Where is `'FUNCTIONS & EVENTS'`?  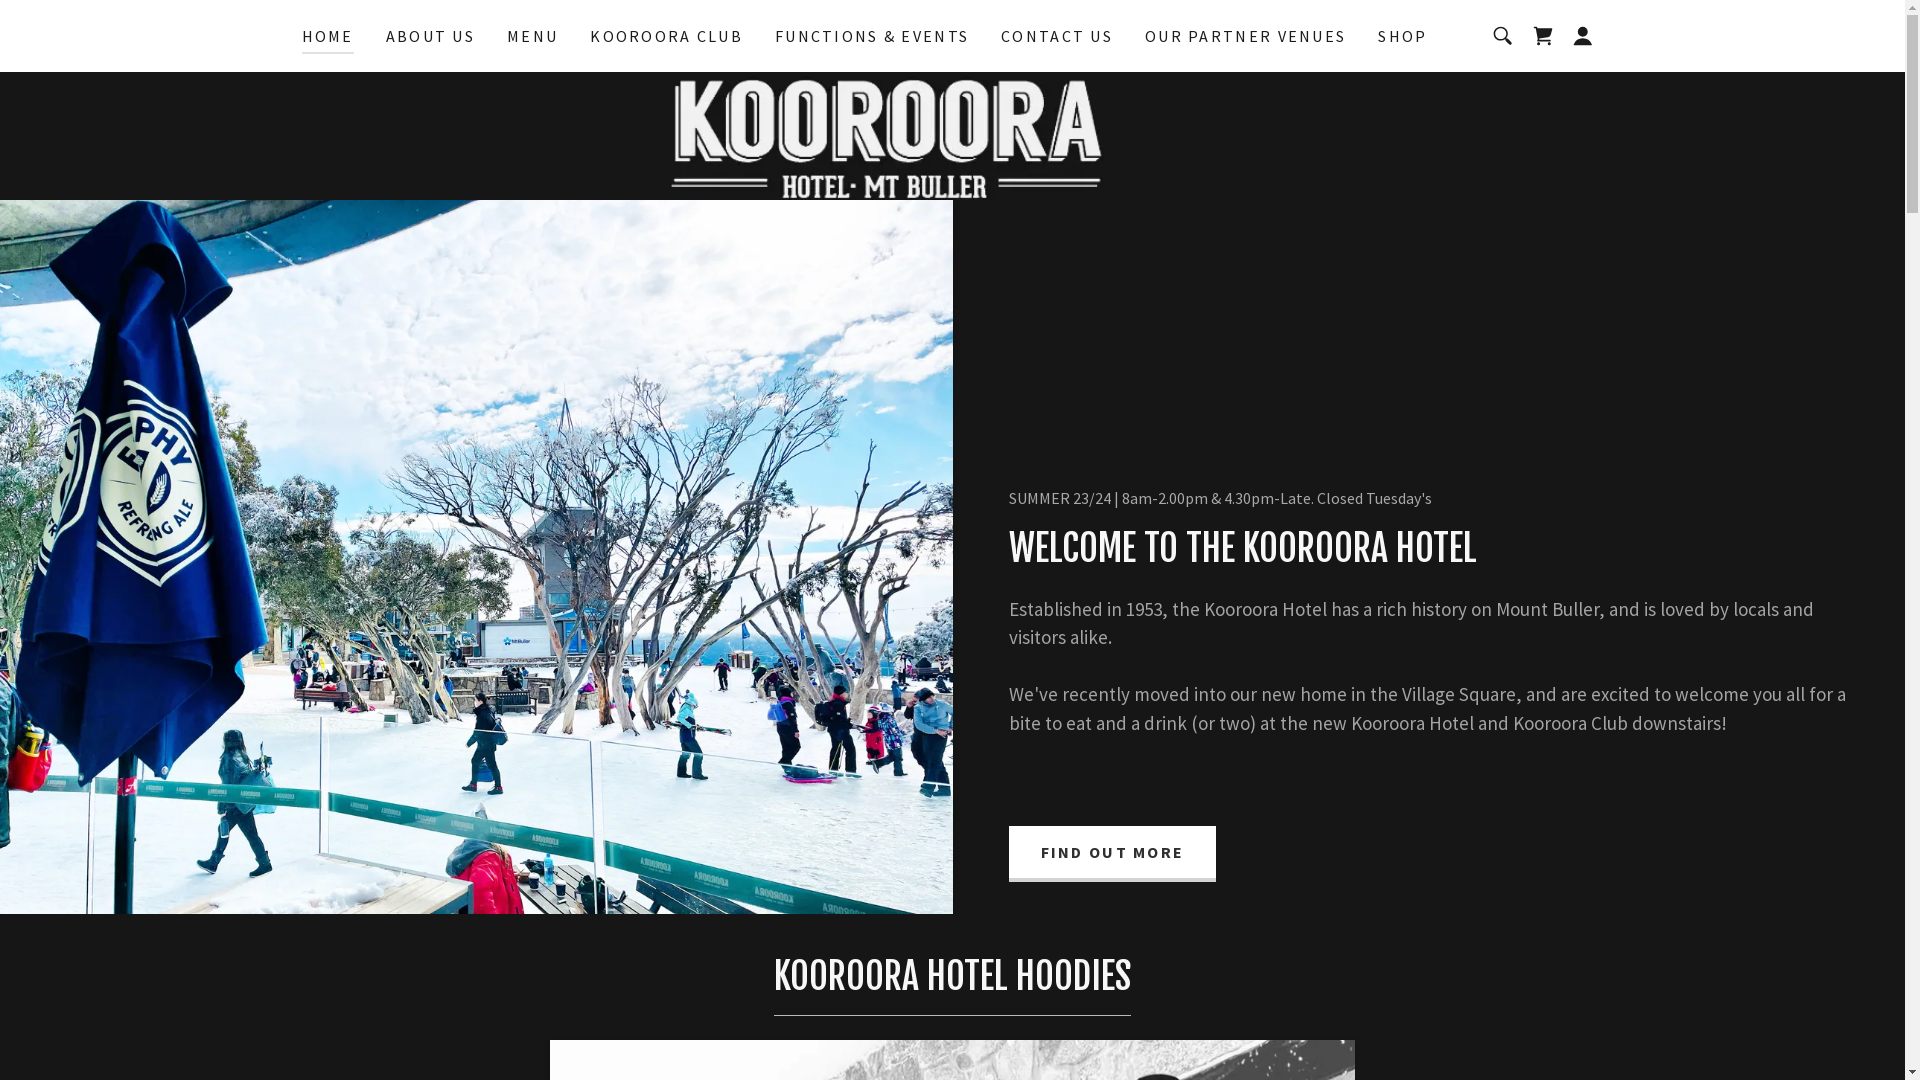 'FUNCTIONS & EVENTS' is located at coordinates (872, 35).